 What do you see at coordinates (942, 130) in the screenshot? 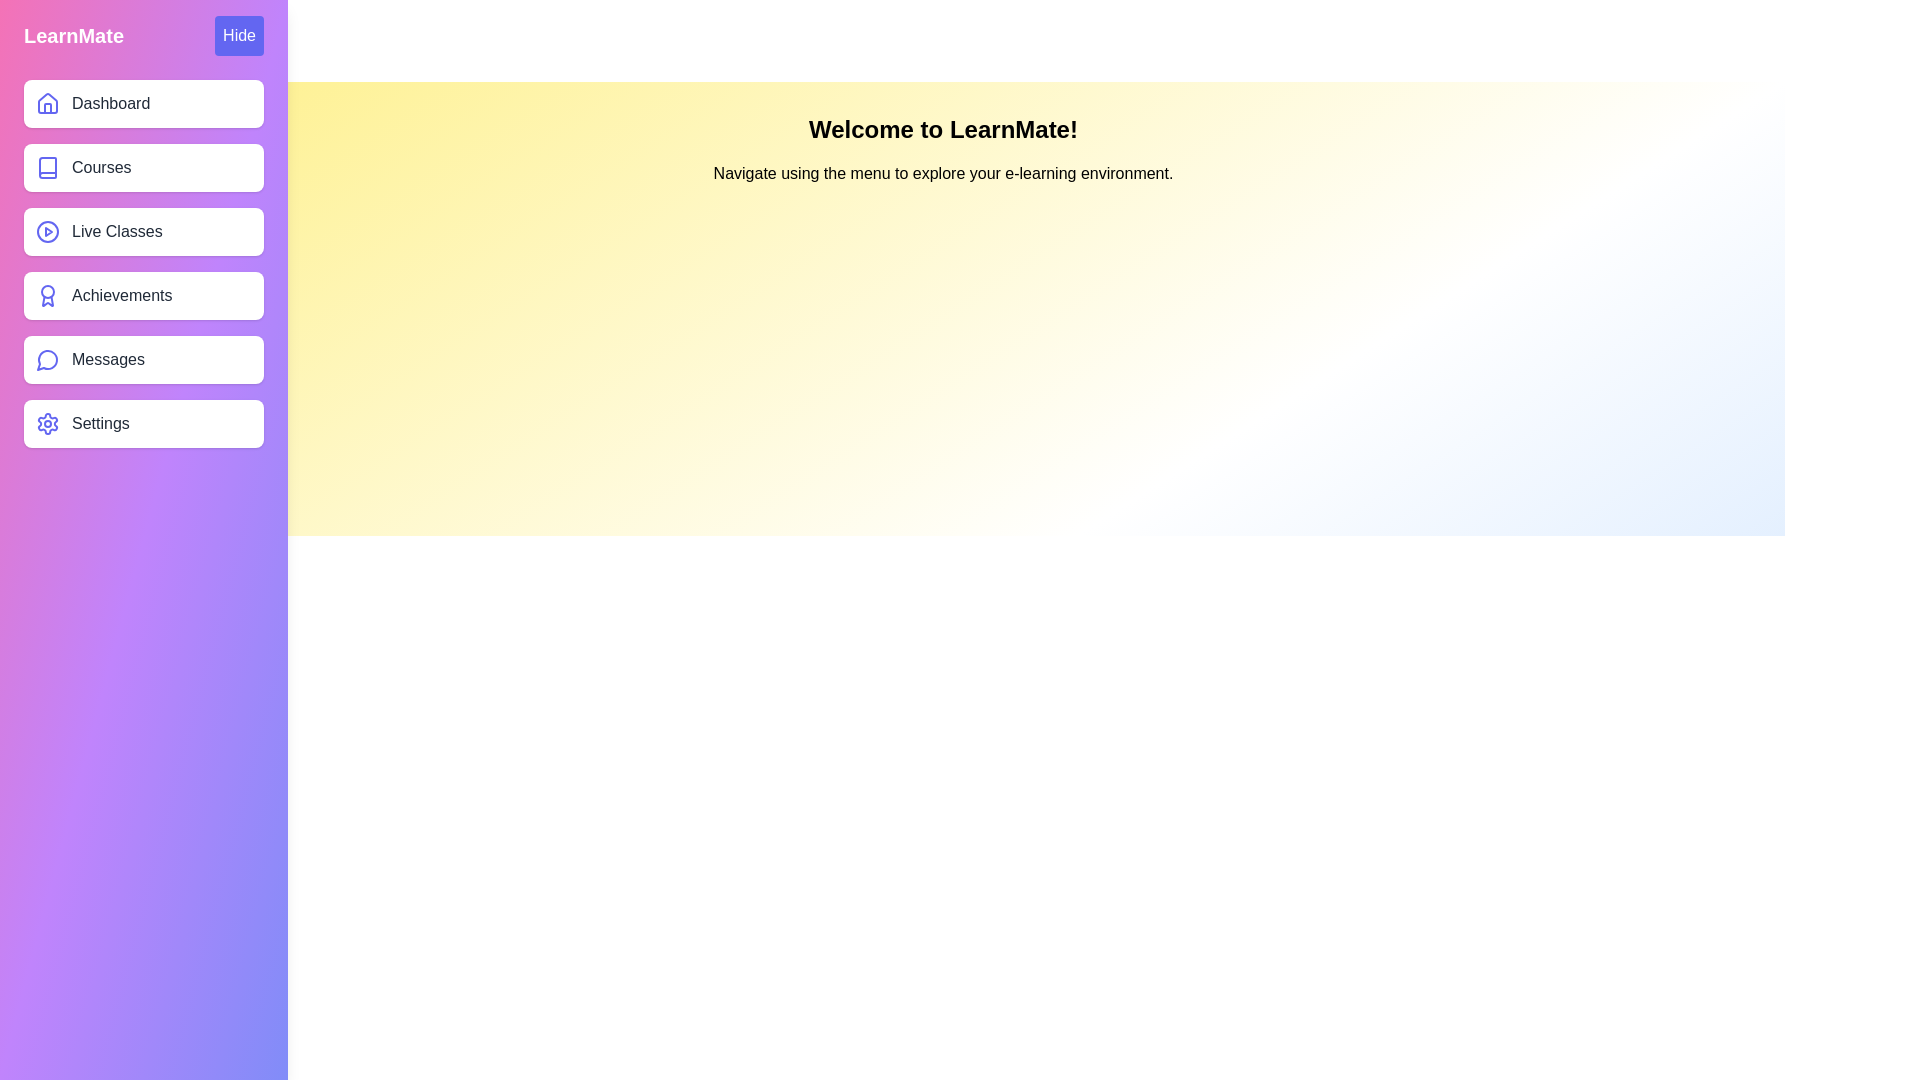
I see `the title text 'Welcome to LearnMate!'` at bounding box center [942, 130].